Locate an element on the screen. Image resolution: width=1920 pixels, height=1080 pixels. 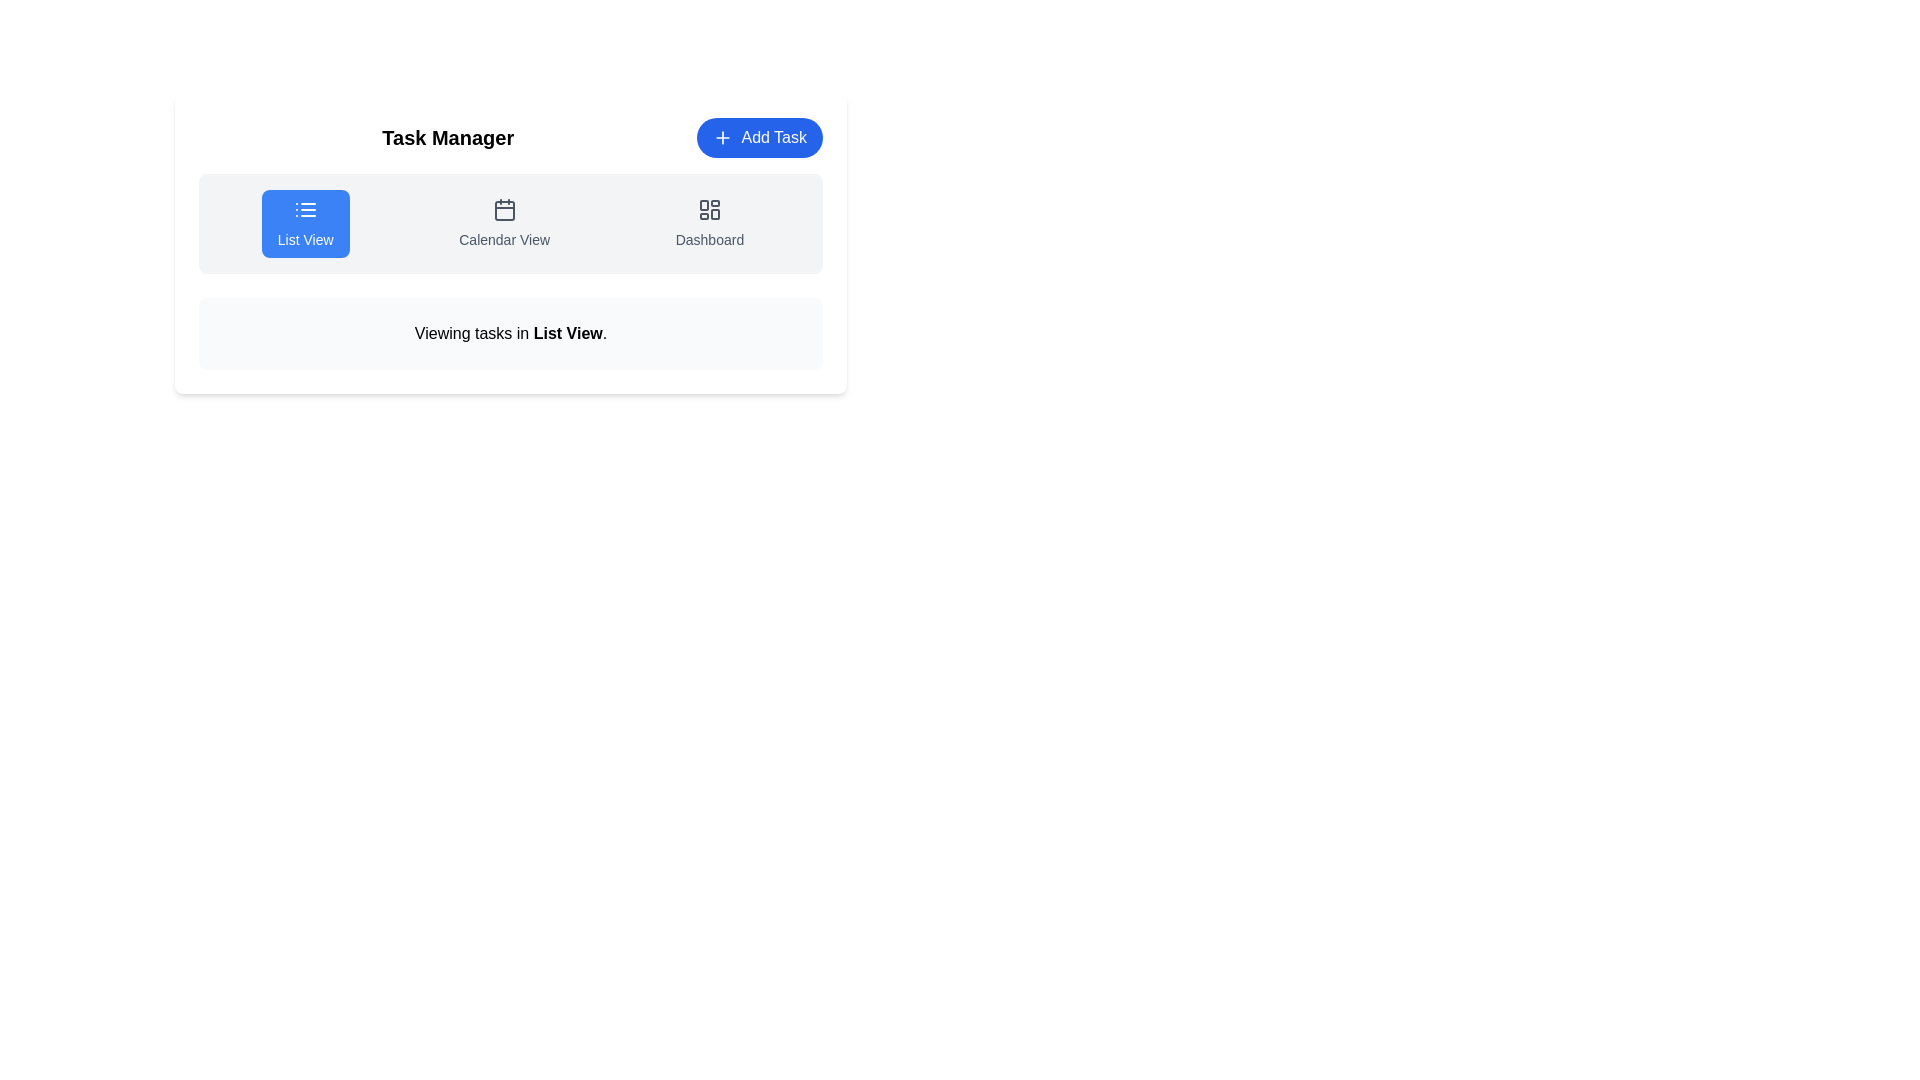
the 'Add Task' icon located inside the button labeled 'Add Task' in the top-right corner of the toolbar to initiate the process of adding a new task is located at coordinates (722, 137).